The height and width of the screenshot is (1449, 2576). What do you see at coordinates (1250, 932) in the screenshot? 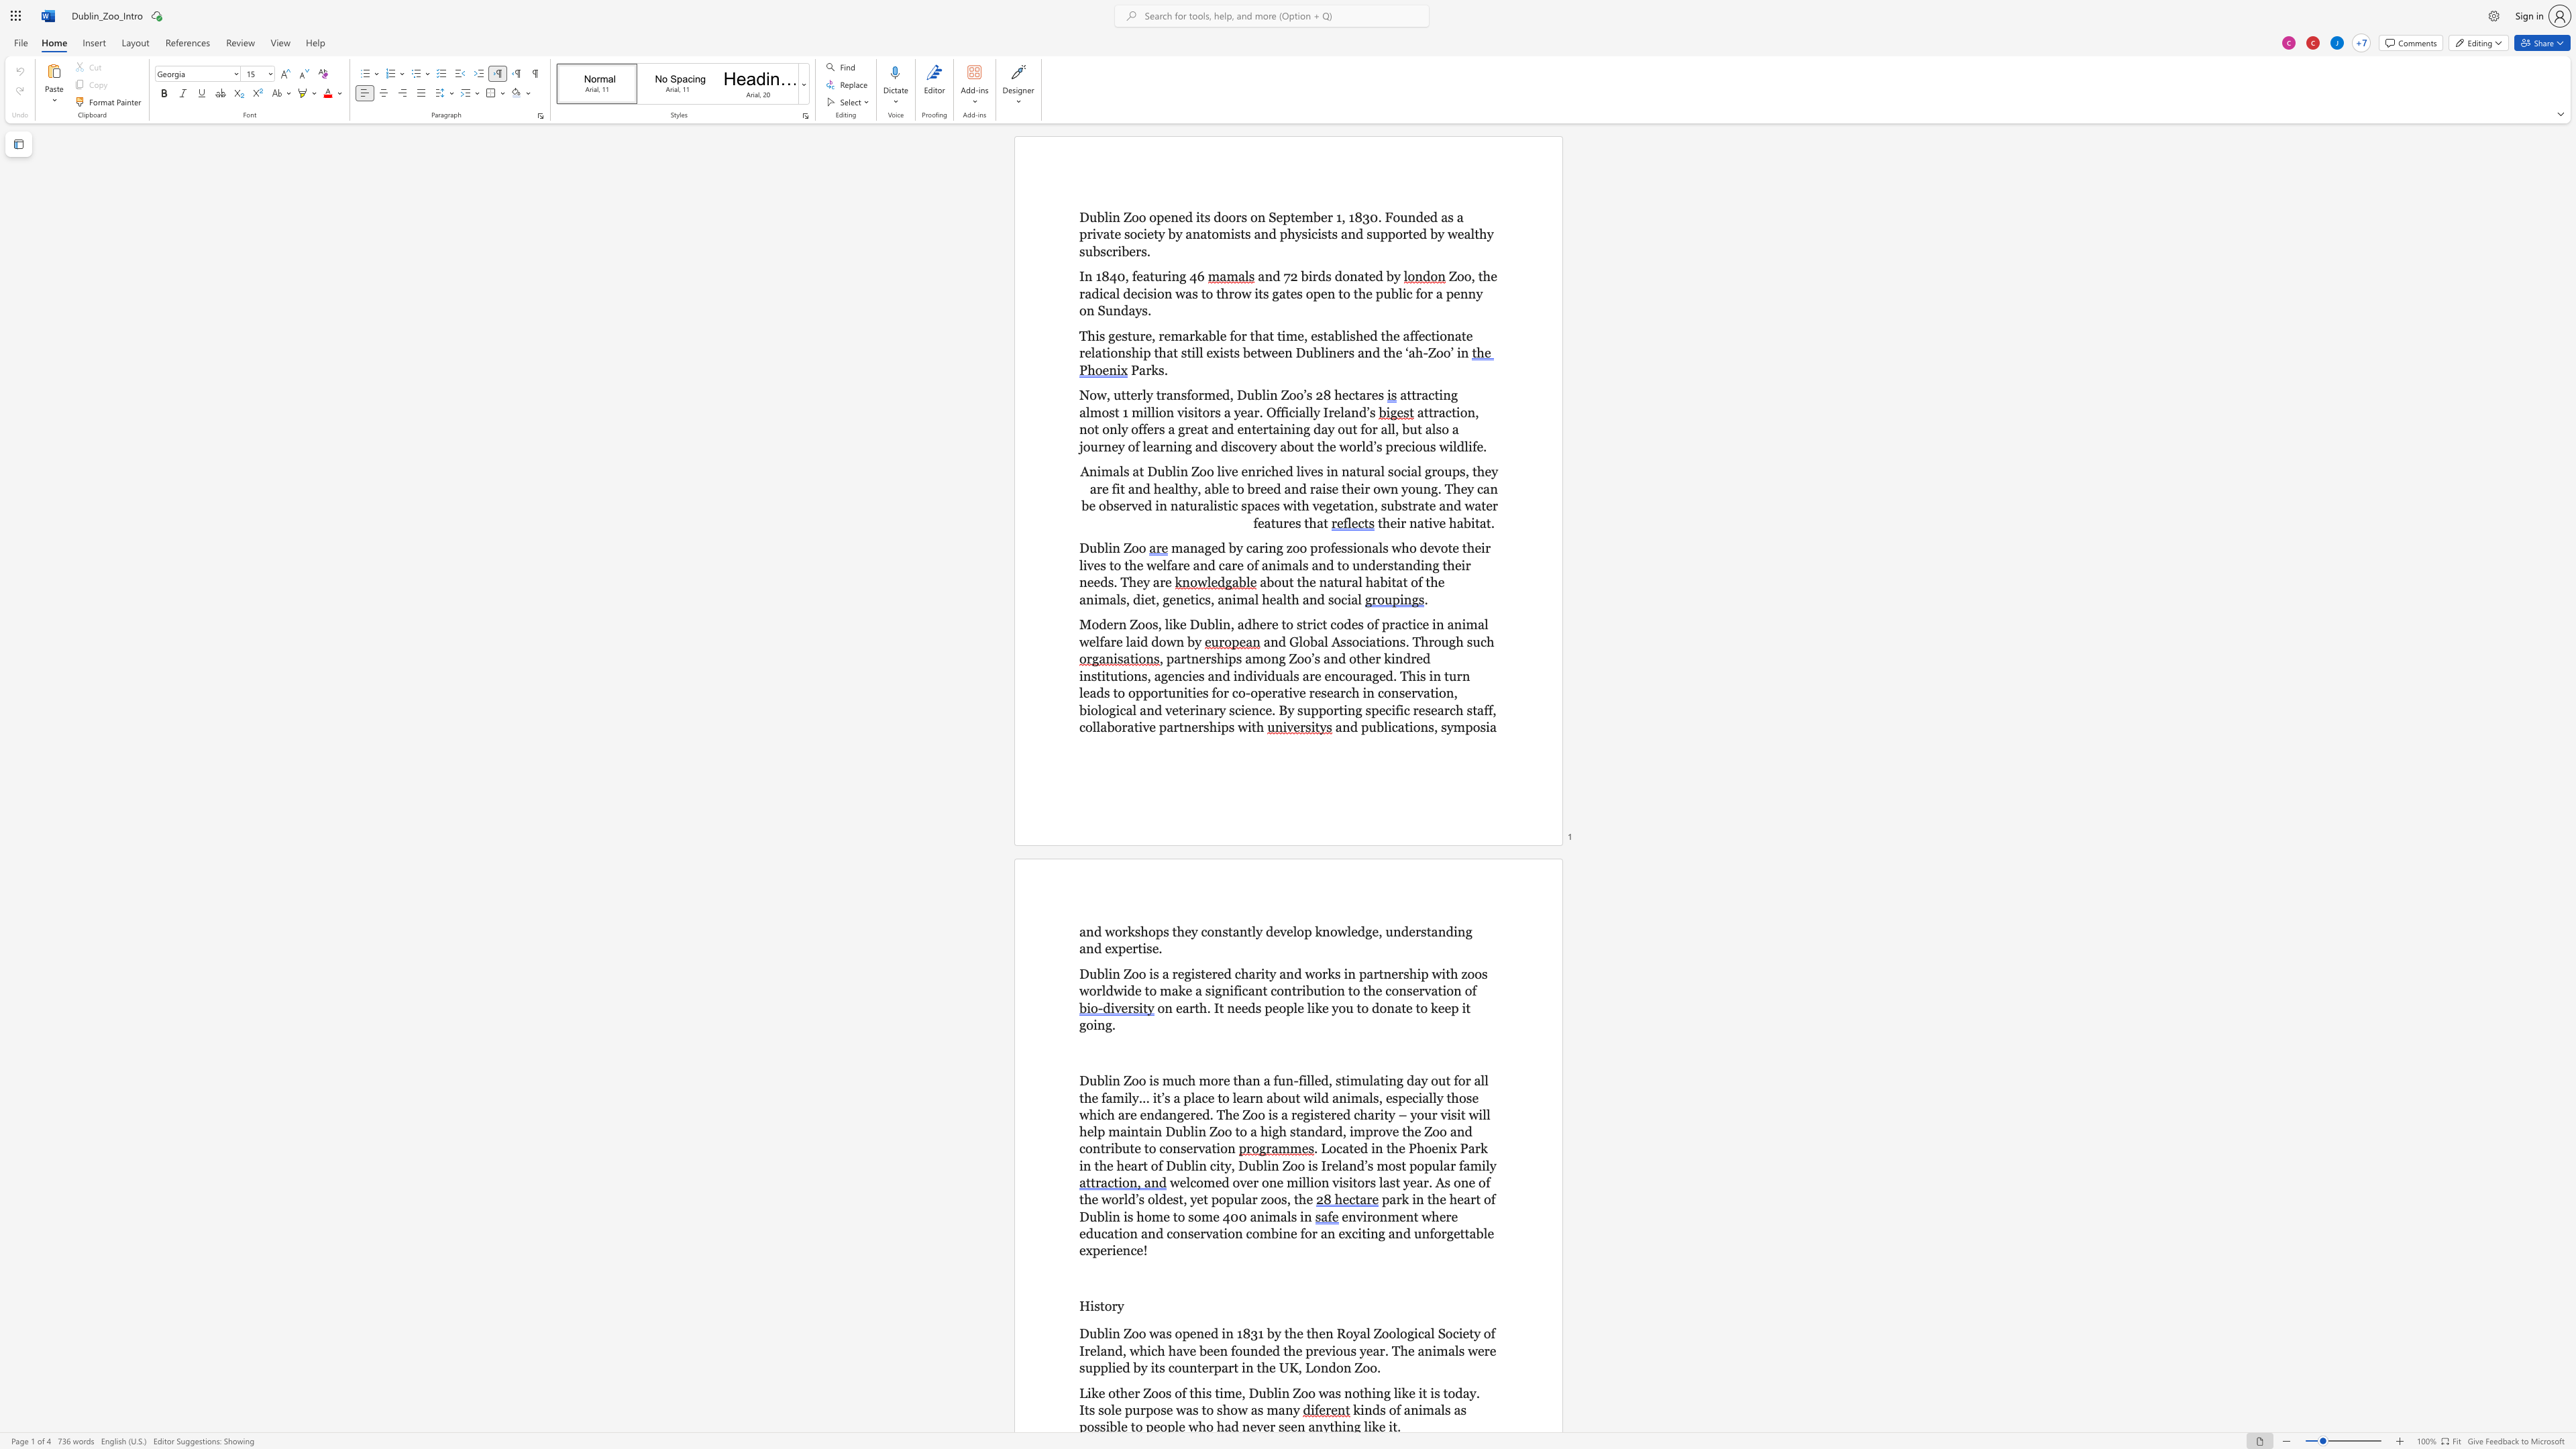
I see `the space between the continuous character "t" and "l" in the text` at bounding box center [1250, 932].